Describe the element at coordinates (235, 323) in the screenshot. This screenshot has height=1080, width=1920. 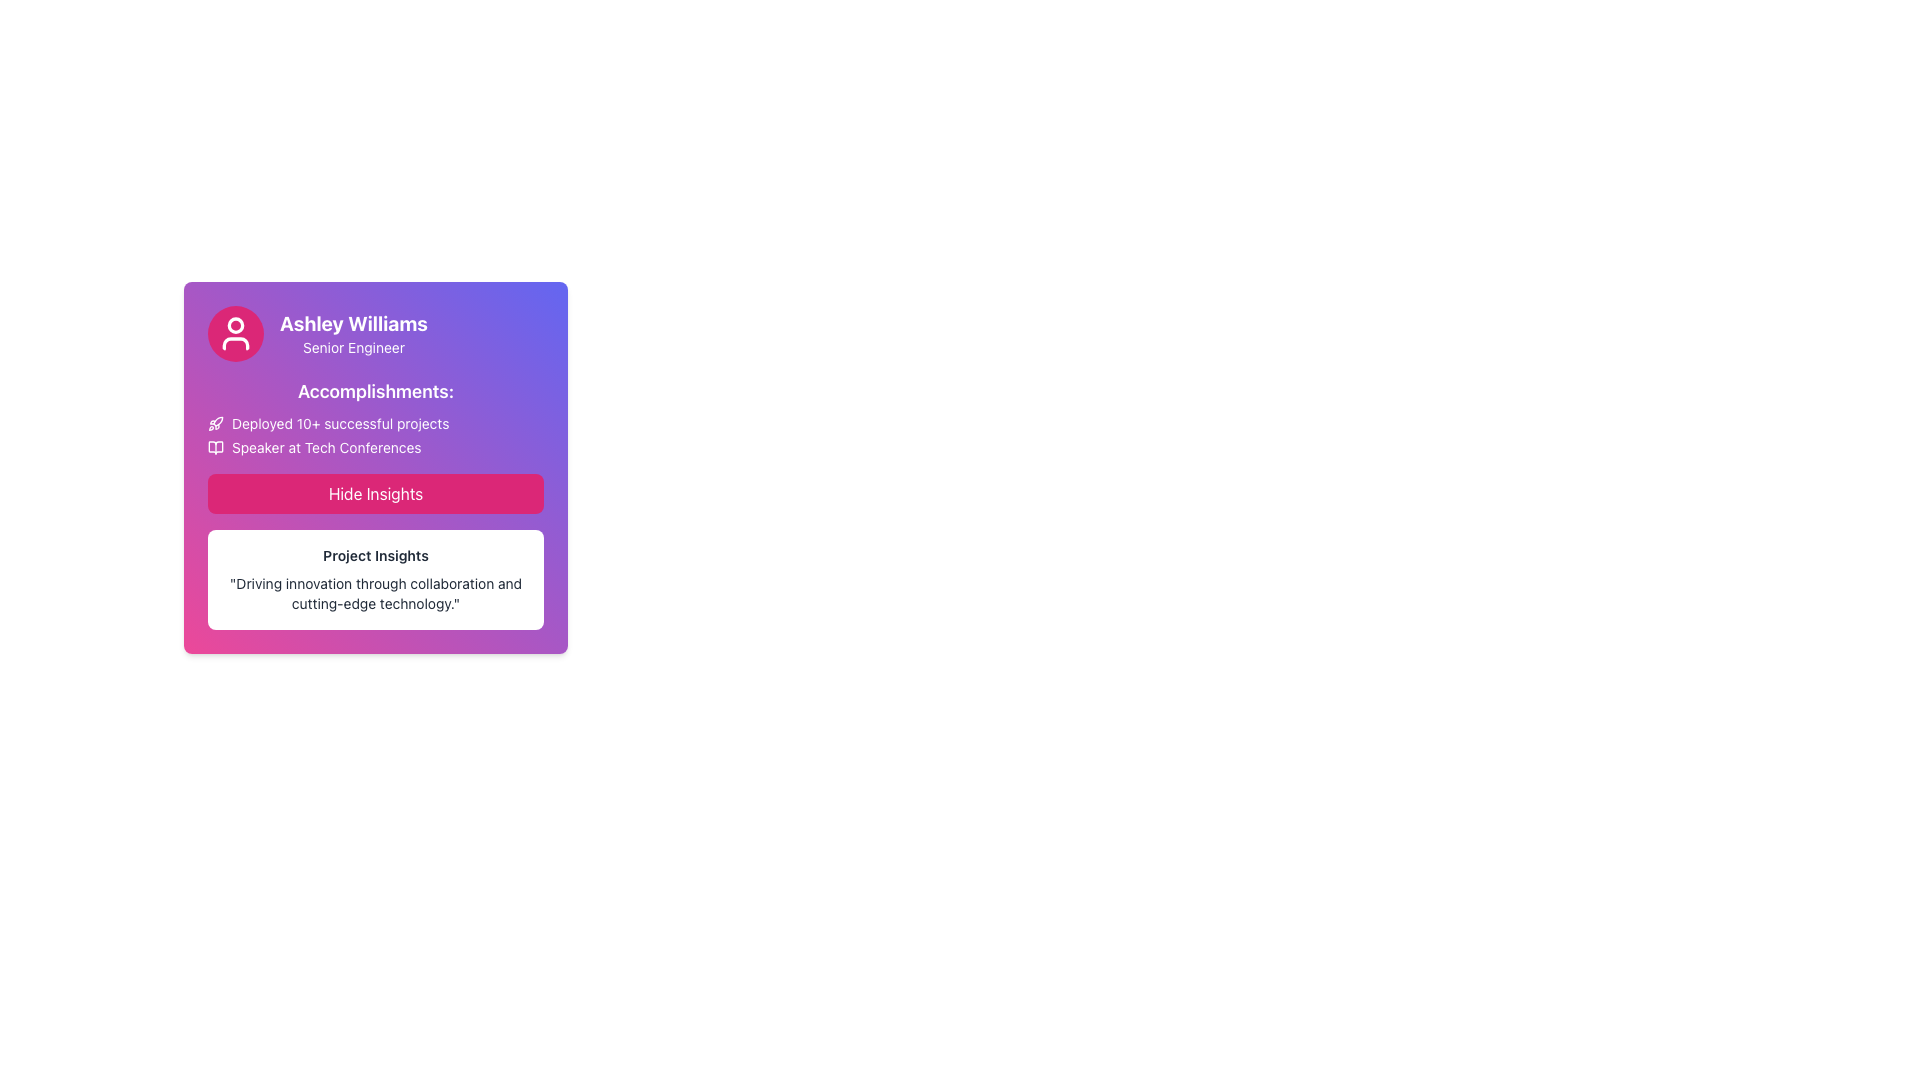
I see `the decorative circular icon with a pink background located at the upper section of the user profile picture card` at that location.